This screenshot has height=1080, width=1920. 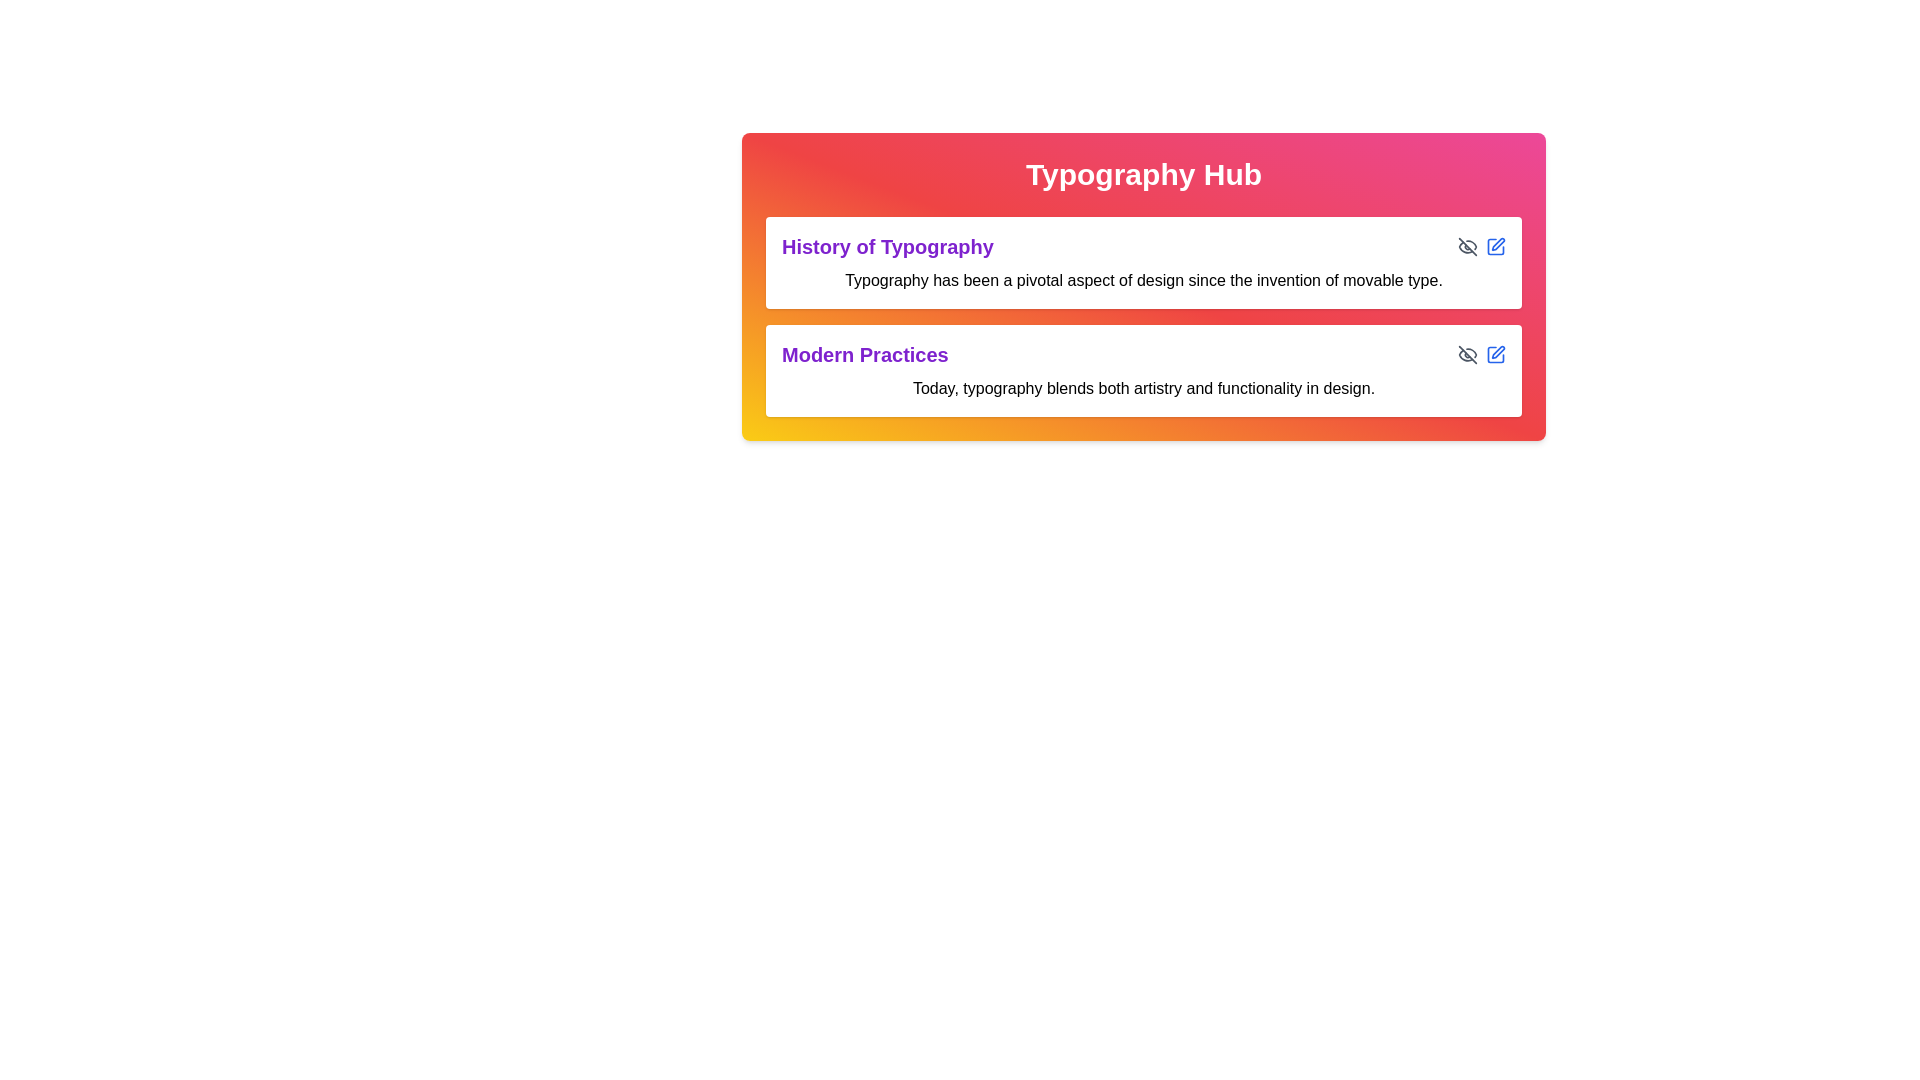 I want to click on the descriptive text element located under the heading 'Modern Practices' within the card-like structure with a gradient background, so click(x=1143, y=389).